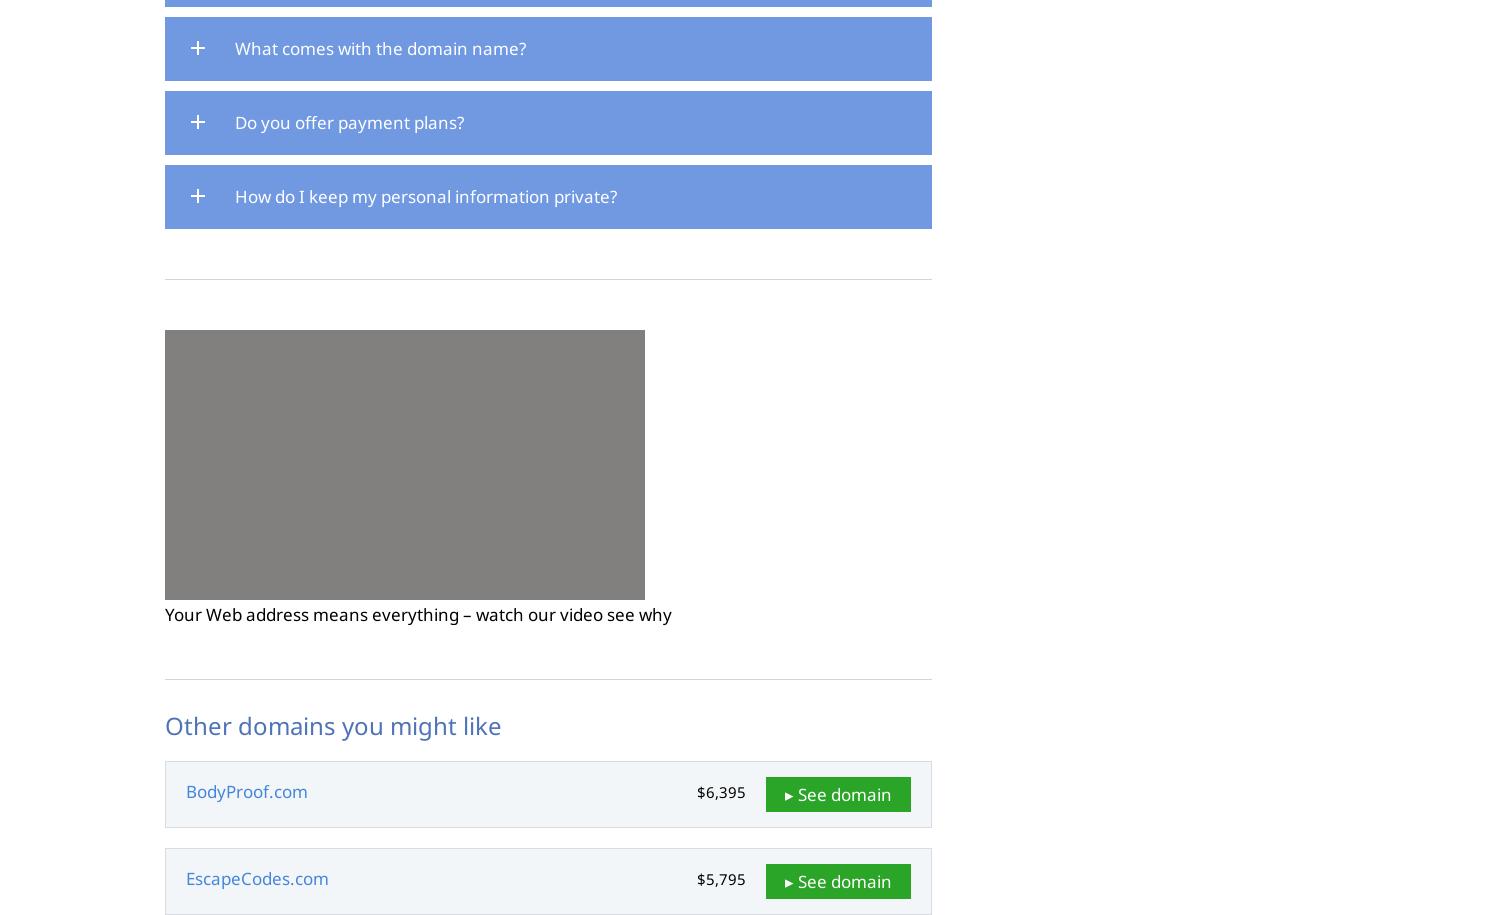  What do you see at coordinates (234, 194) in the screenshot?
I see `'How do I keep my personal information private?'` at bounding box center [234, 194].